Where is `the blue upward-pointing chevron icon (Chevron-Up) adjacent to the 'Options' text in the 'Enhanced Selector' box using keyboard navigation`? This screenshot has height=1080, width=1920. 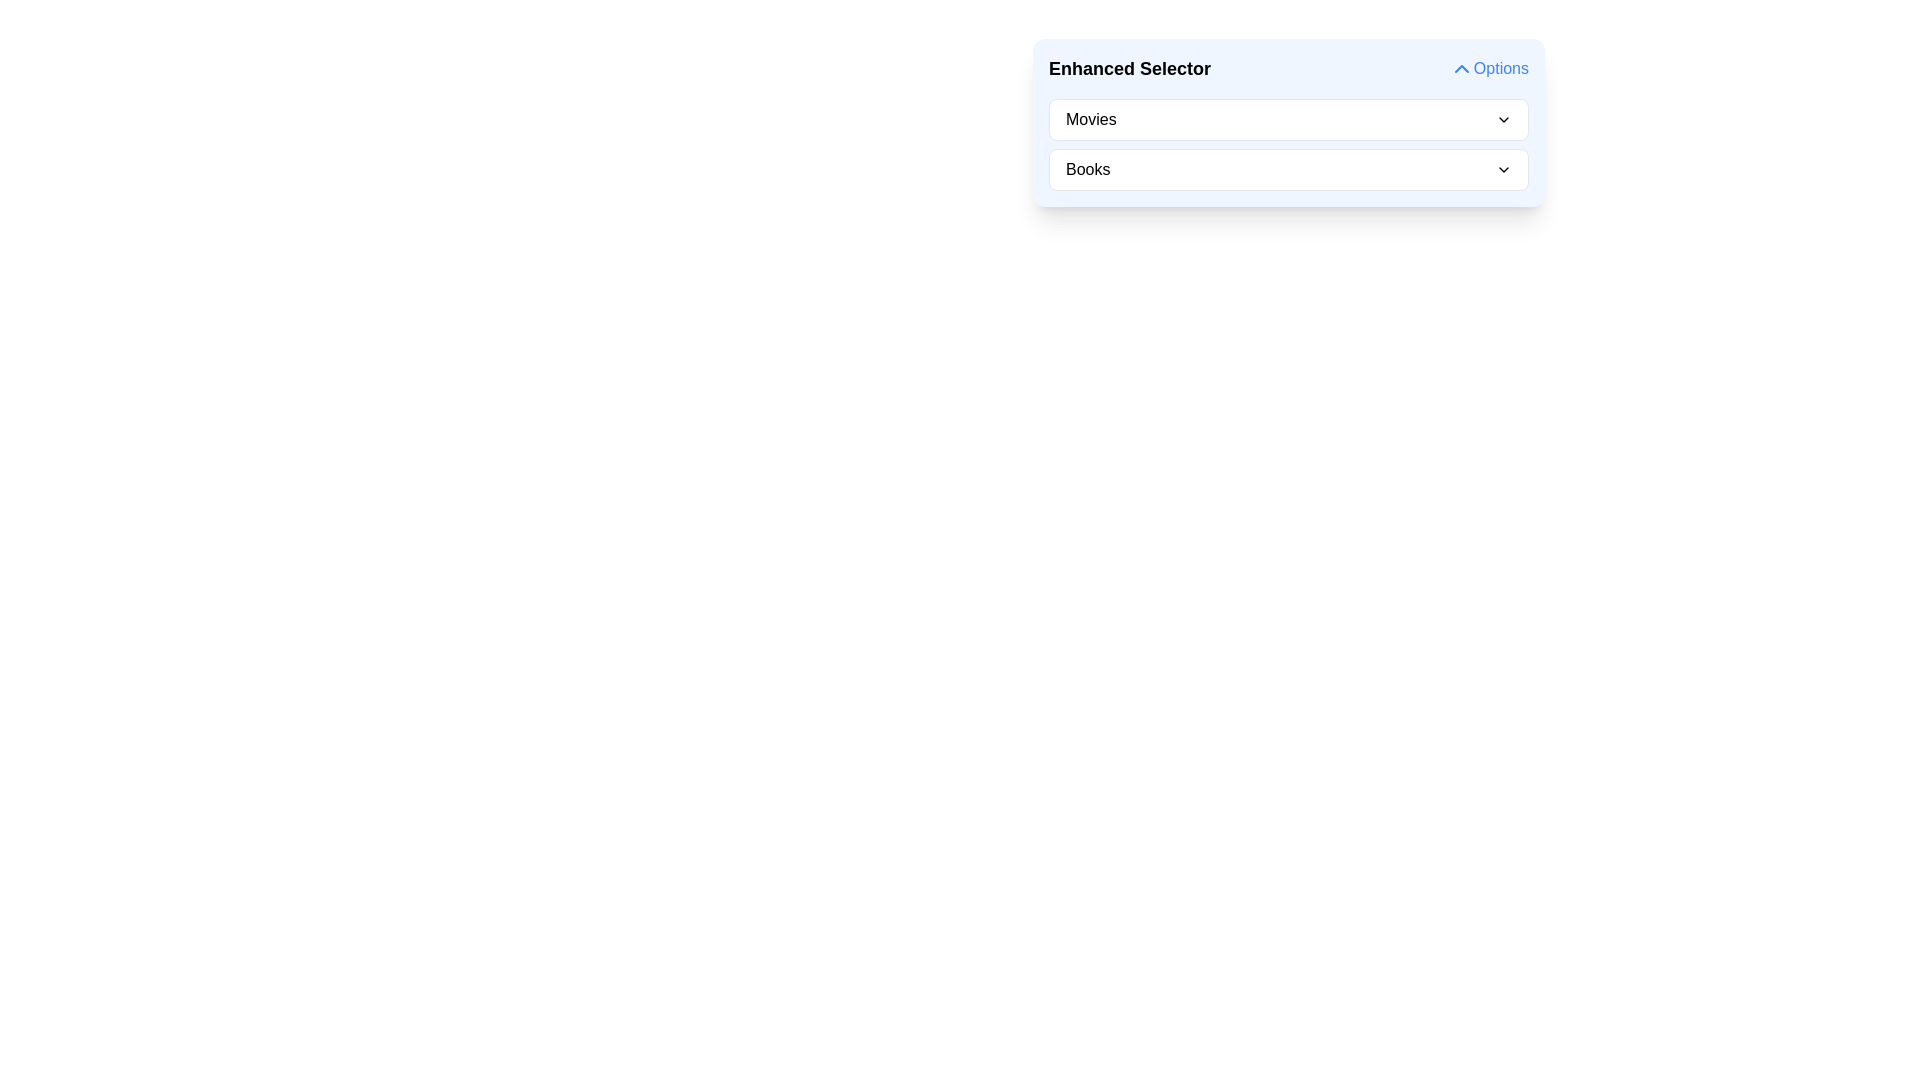 the blue upward-pointing chevron icon (Chevron-Up) adjacent to the 'Options' text in the 'Enhanced Selector' box using keyboard navigation is located at coordinates (1461, 68).